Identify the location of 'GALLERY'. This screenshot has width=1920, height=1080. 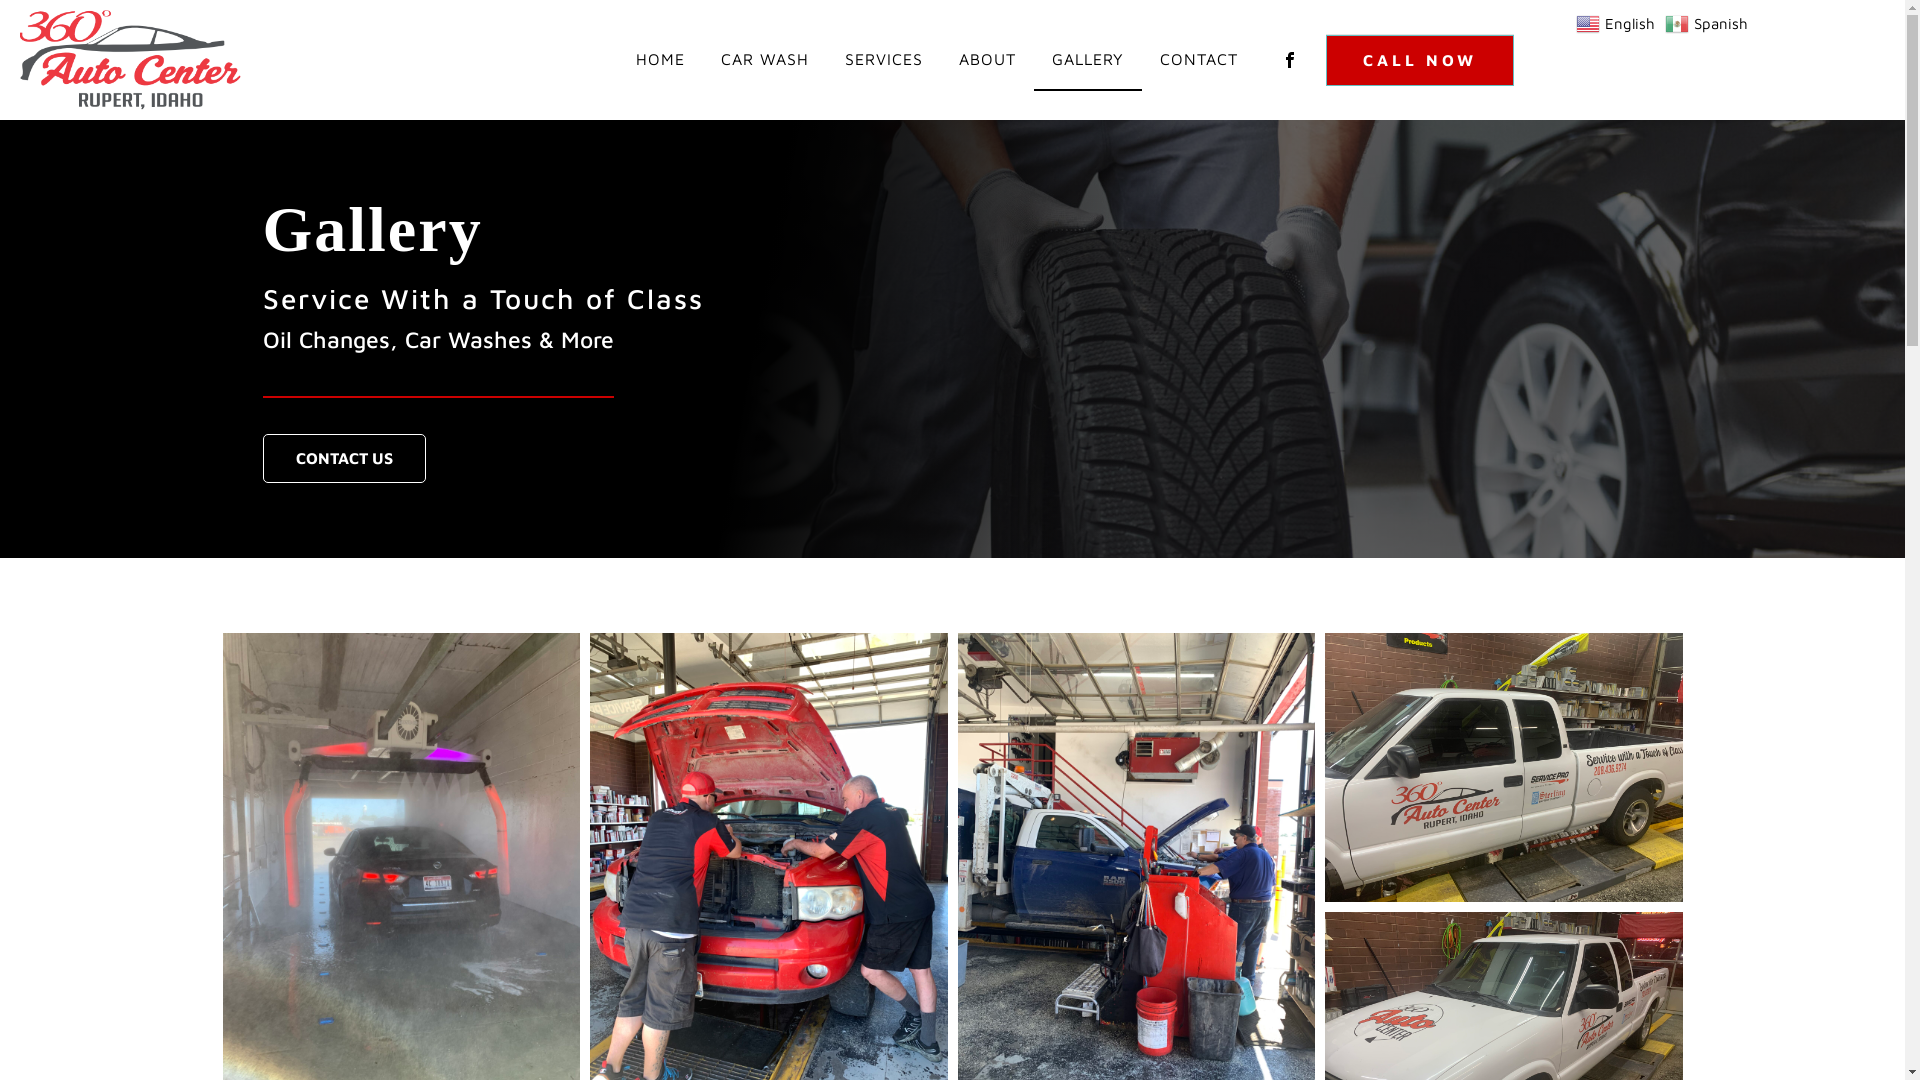
(1033, 59).